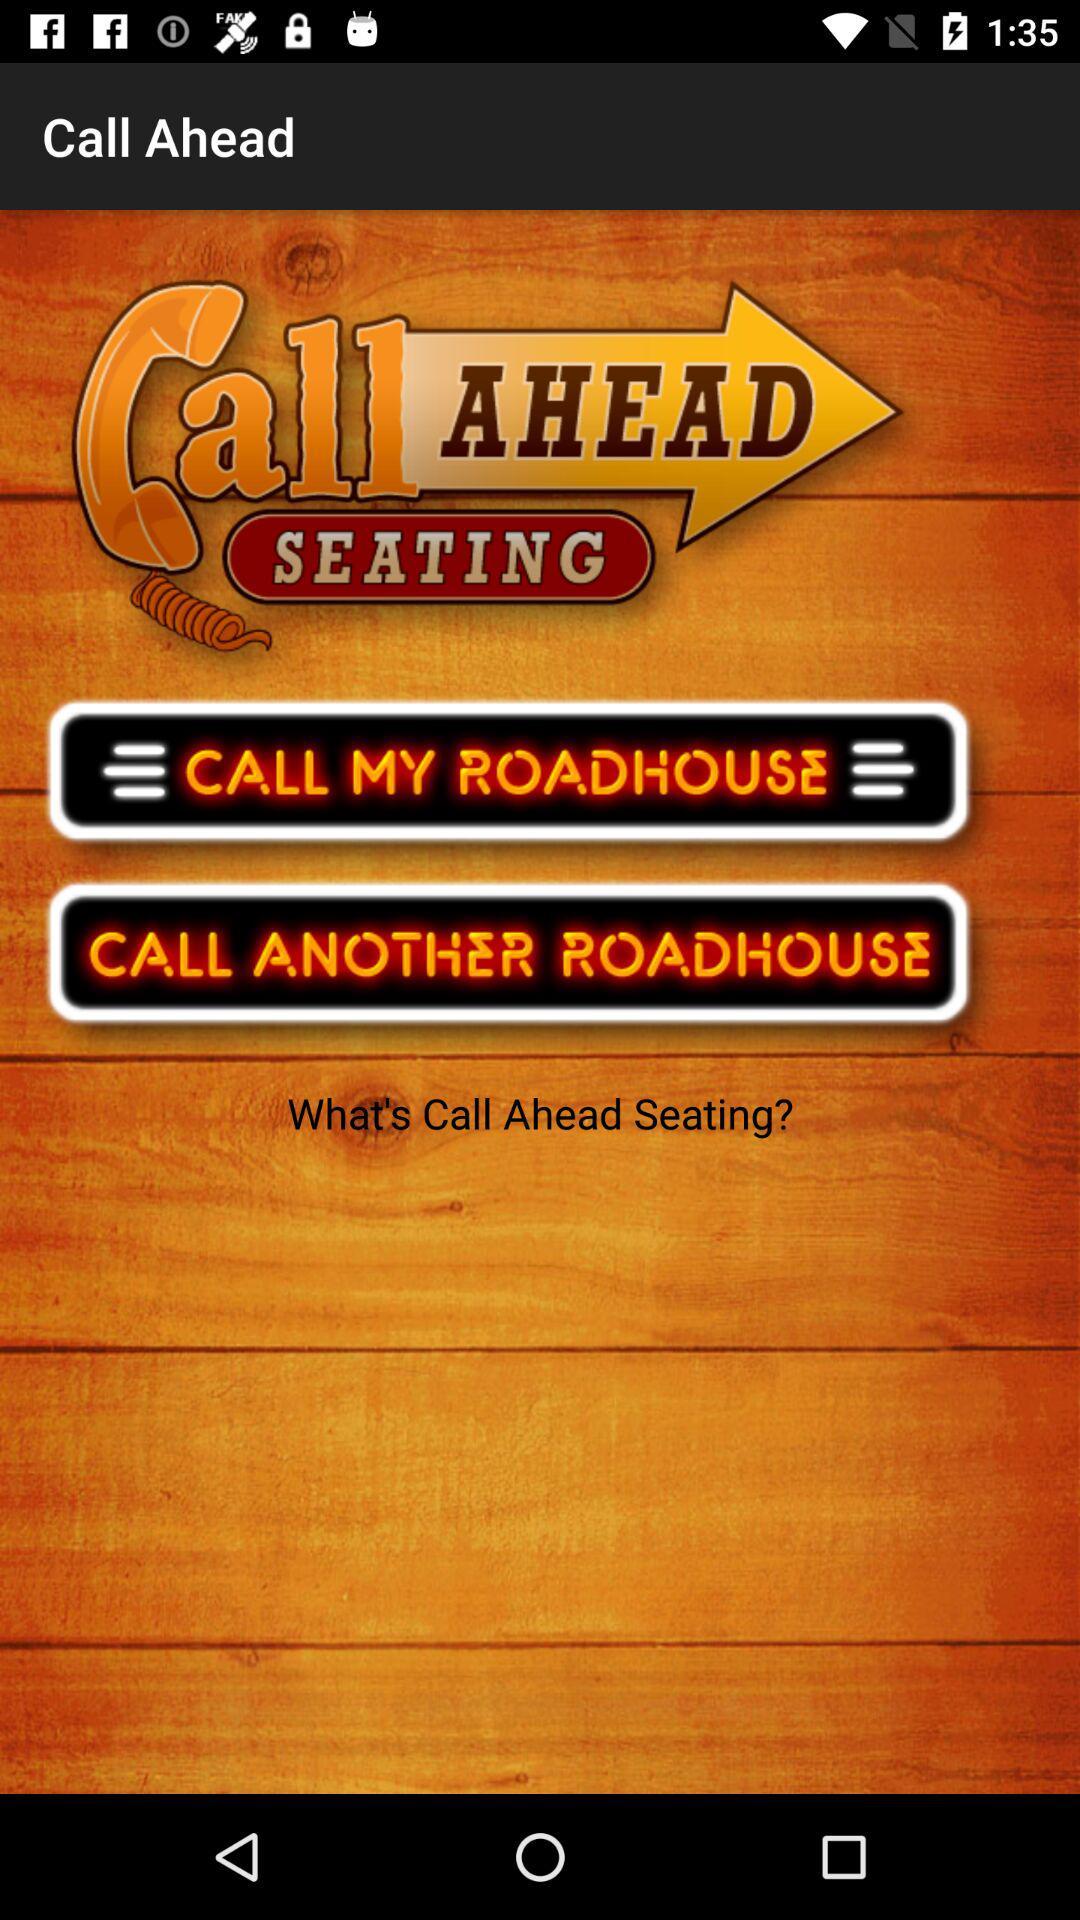 This screenshot has width=1080, height=1920. What do you see at coordinates (521, 781) in the screenshot?
I see `call local roadhouse` at bounding box center [521, 781].